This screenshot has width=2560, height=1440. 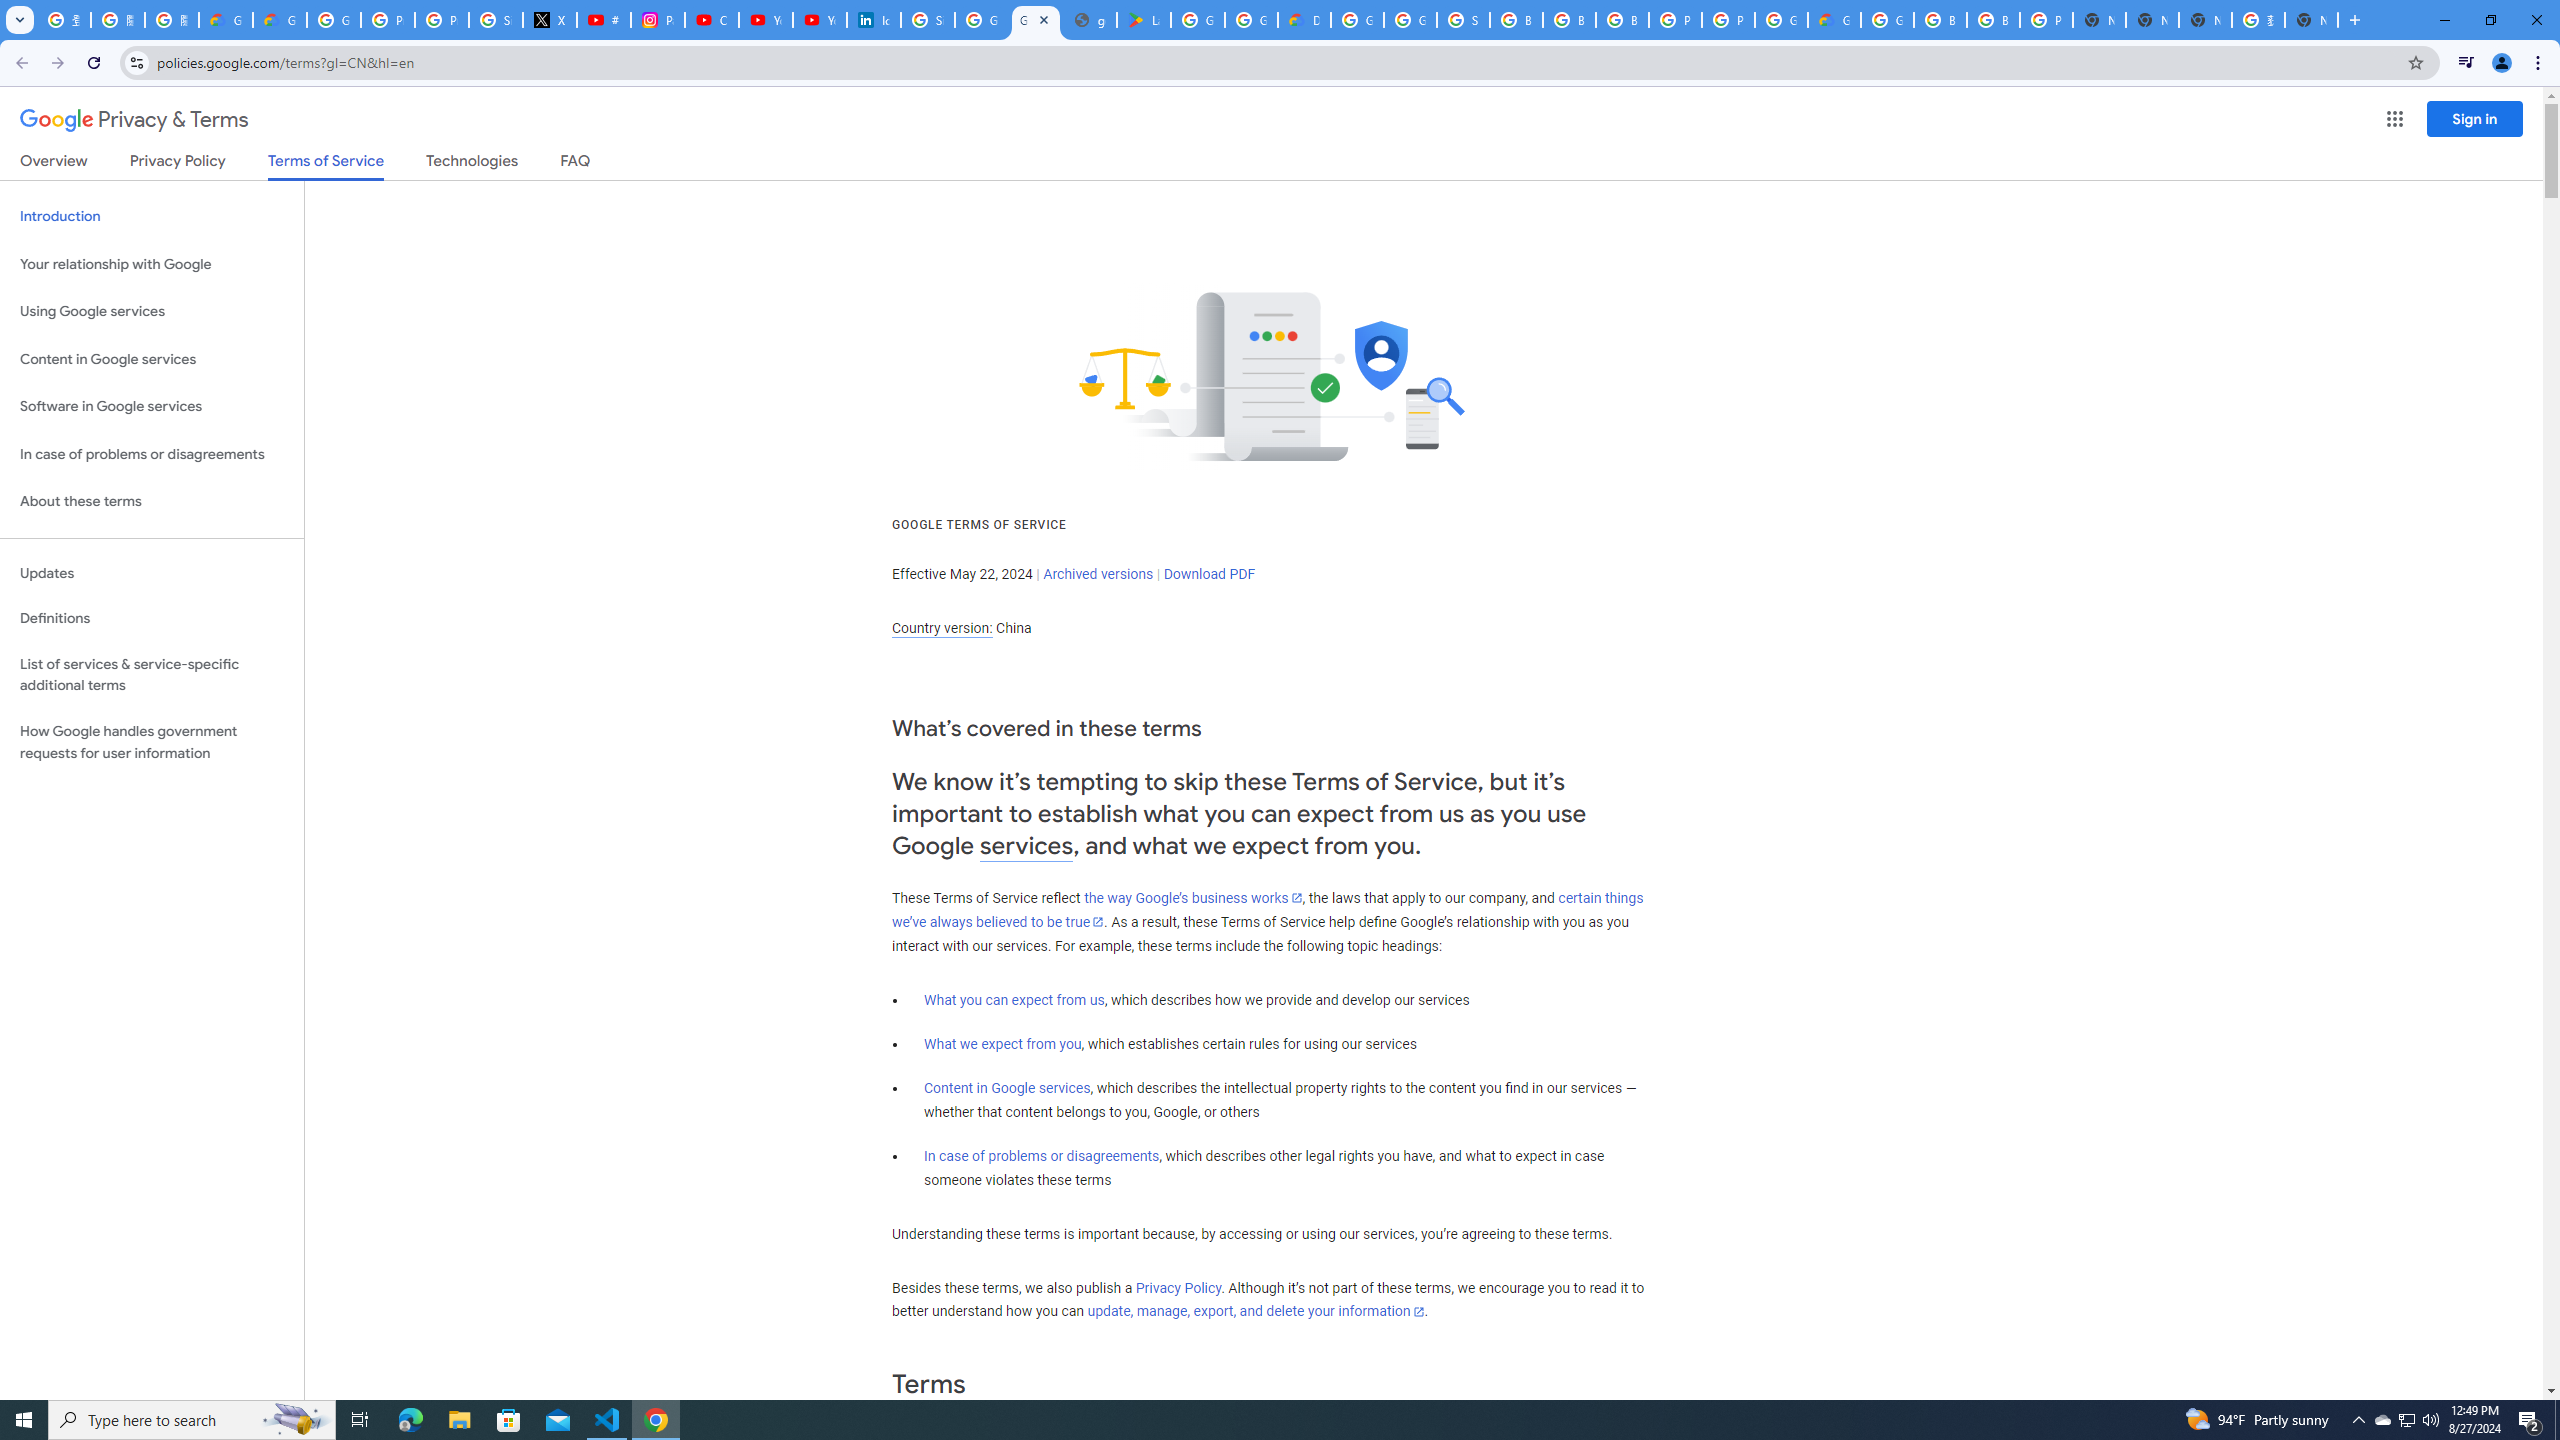 What do you see at coordinates (1208, 572) in the screenshot?
I see `'Download PDF'` at bounding box center [1208, 572].